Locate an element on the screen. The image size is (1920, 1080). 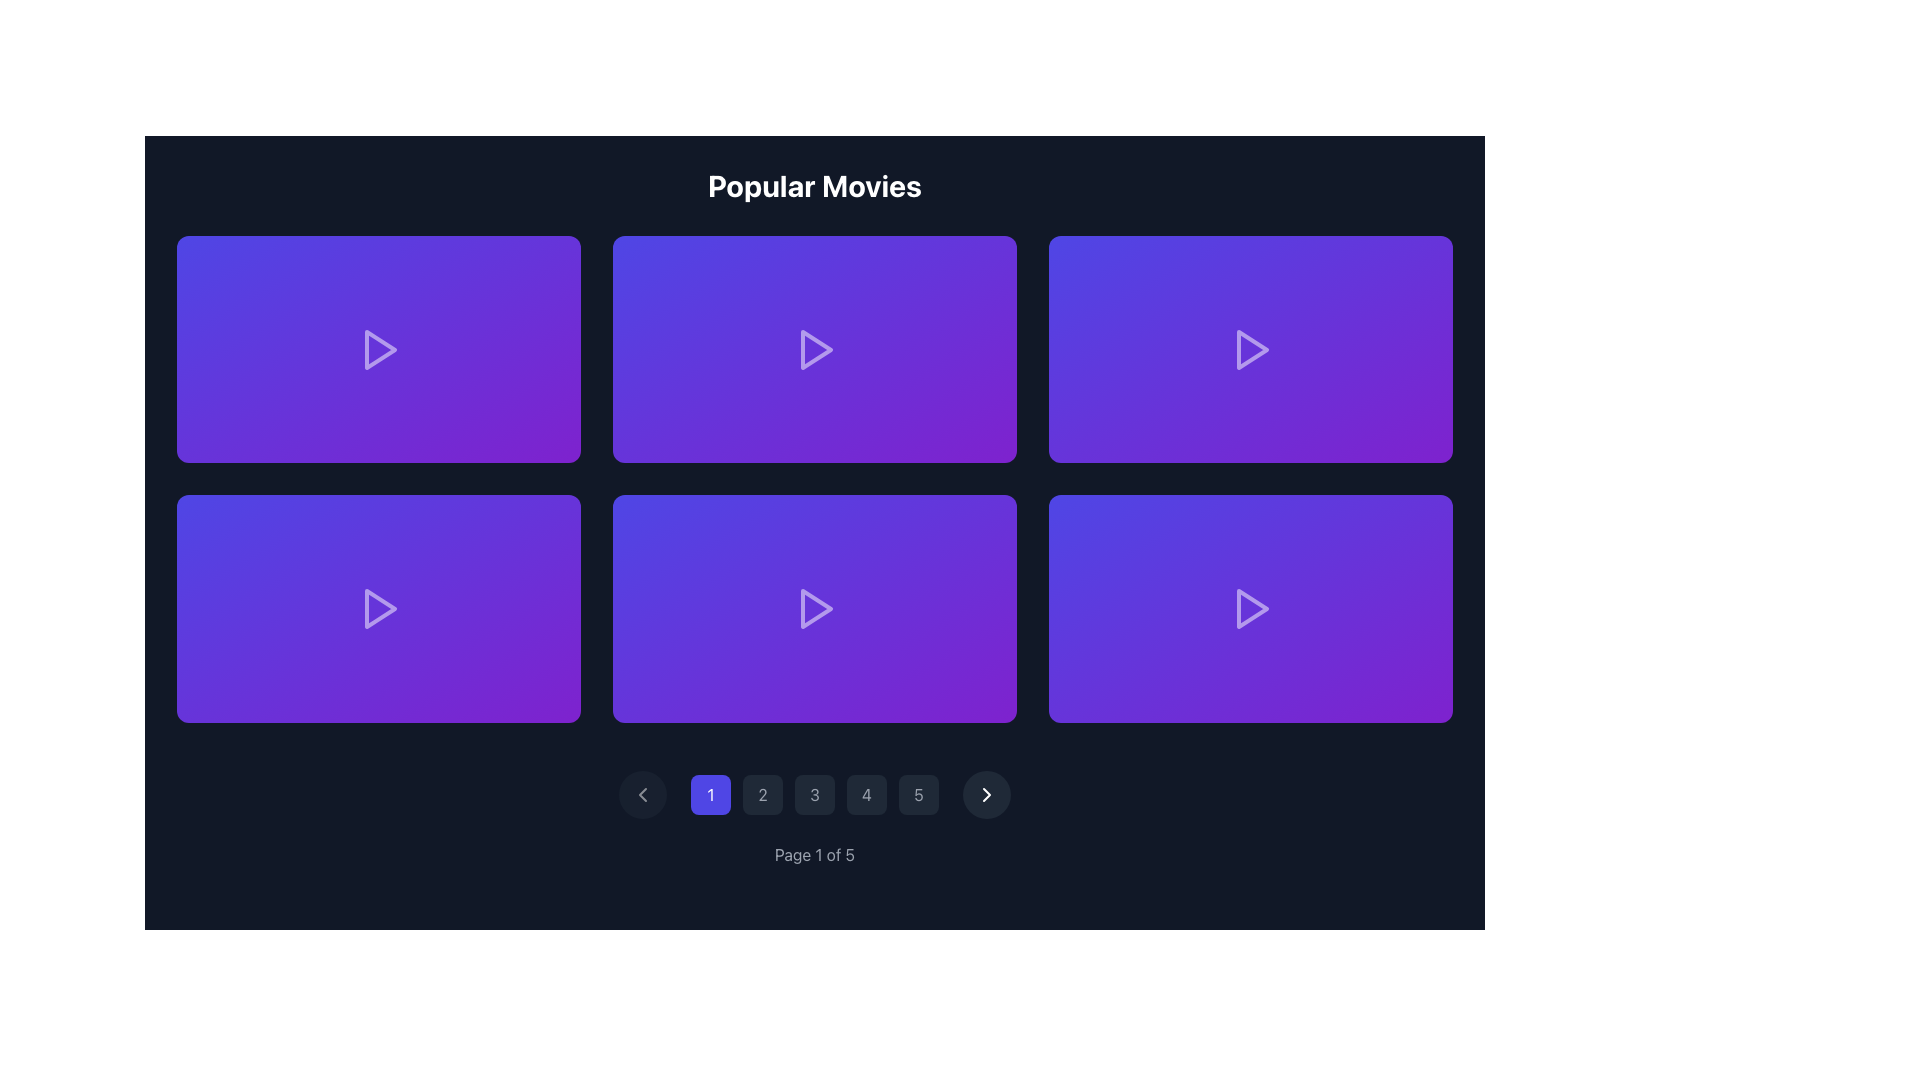
the play button icon located in the top-left card of the 'Popular Movies' section for keyboard navigation is located at coordinates (380, 347).